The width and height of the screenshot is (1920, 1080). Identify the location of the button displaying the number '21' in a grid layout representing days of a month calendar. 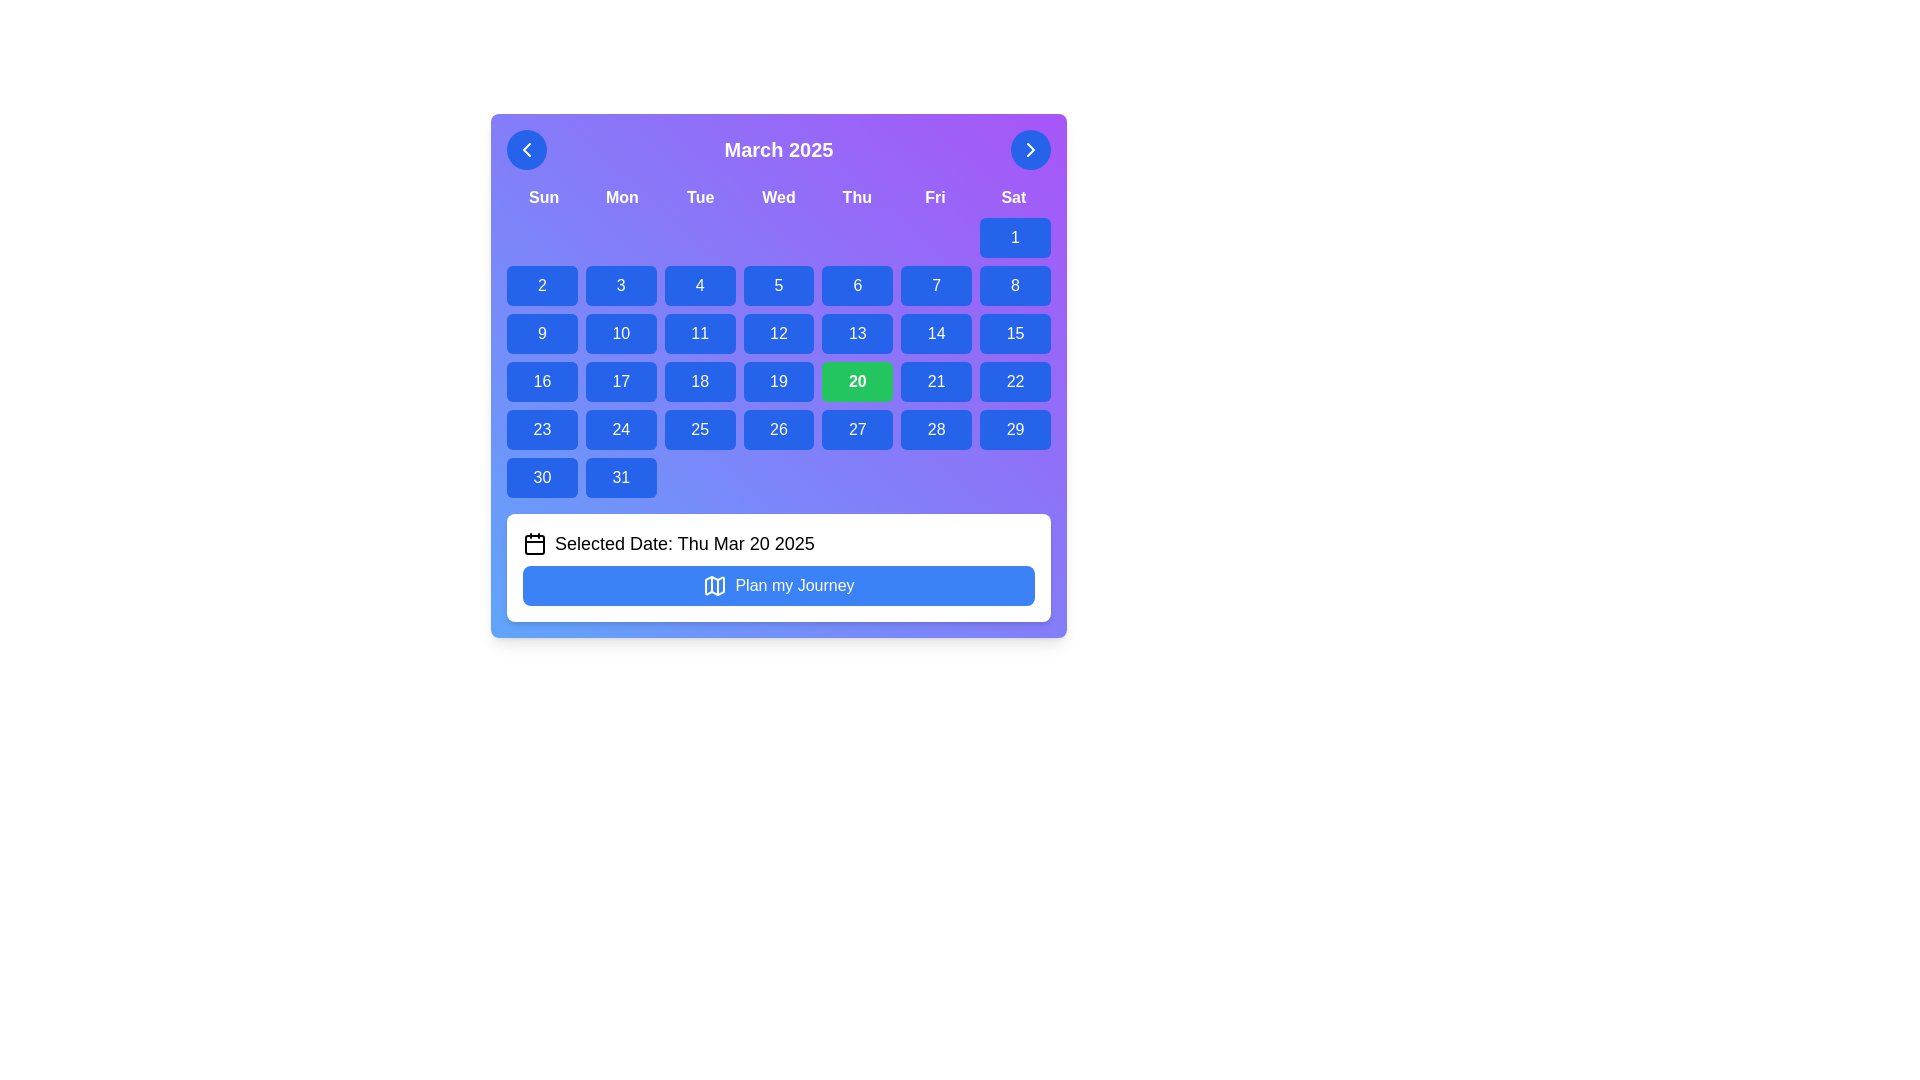
(935, 381).